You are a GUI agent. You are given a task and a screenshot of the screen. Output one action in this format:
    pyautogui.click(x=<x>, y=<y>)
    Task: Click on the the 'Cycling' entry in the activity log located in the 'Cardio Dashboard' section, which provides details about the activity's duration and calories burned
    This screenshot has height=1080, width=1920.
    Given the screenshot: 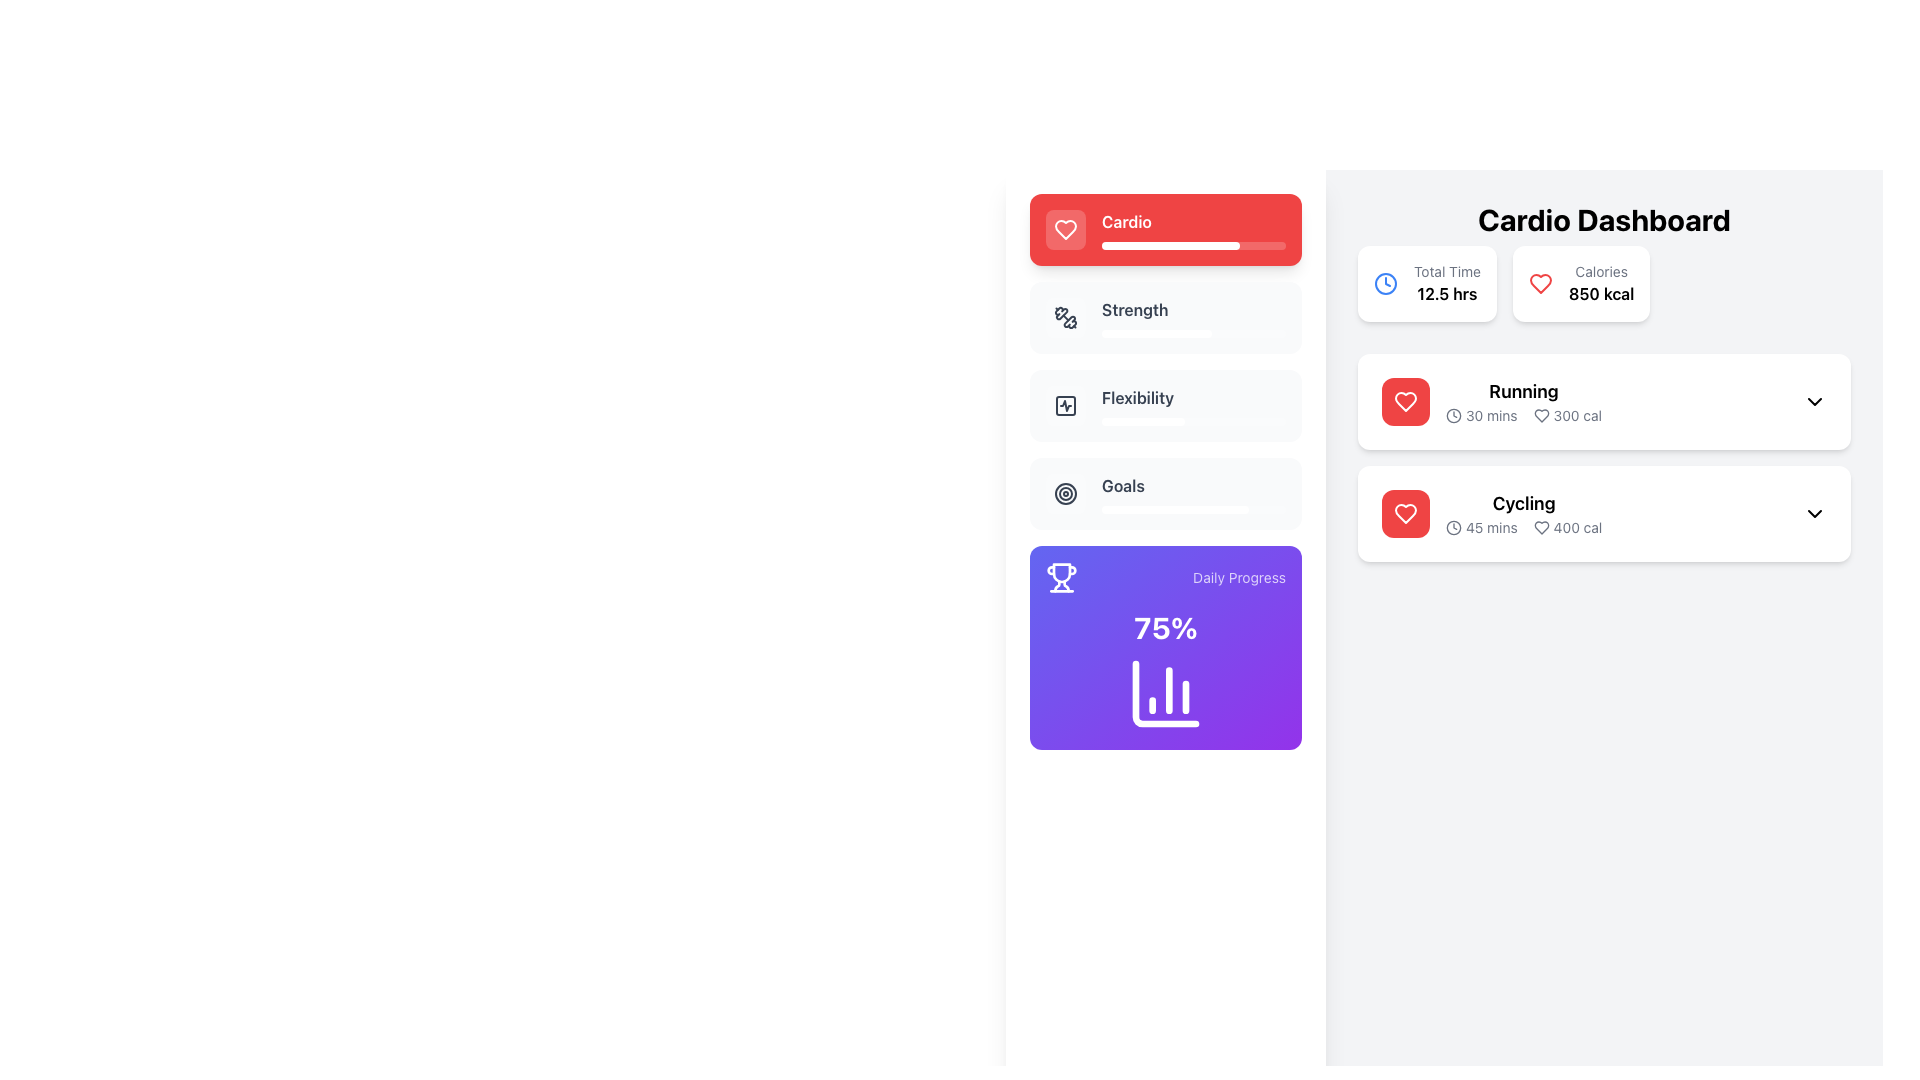 What is the action you would take?
    pyautogui.click(x=1523, y=512)
    